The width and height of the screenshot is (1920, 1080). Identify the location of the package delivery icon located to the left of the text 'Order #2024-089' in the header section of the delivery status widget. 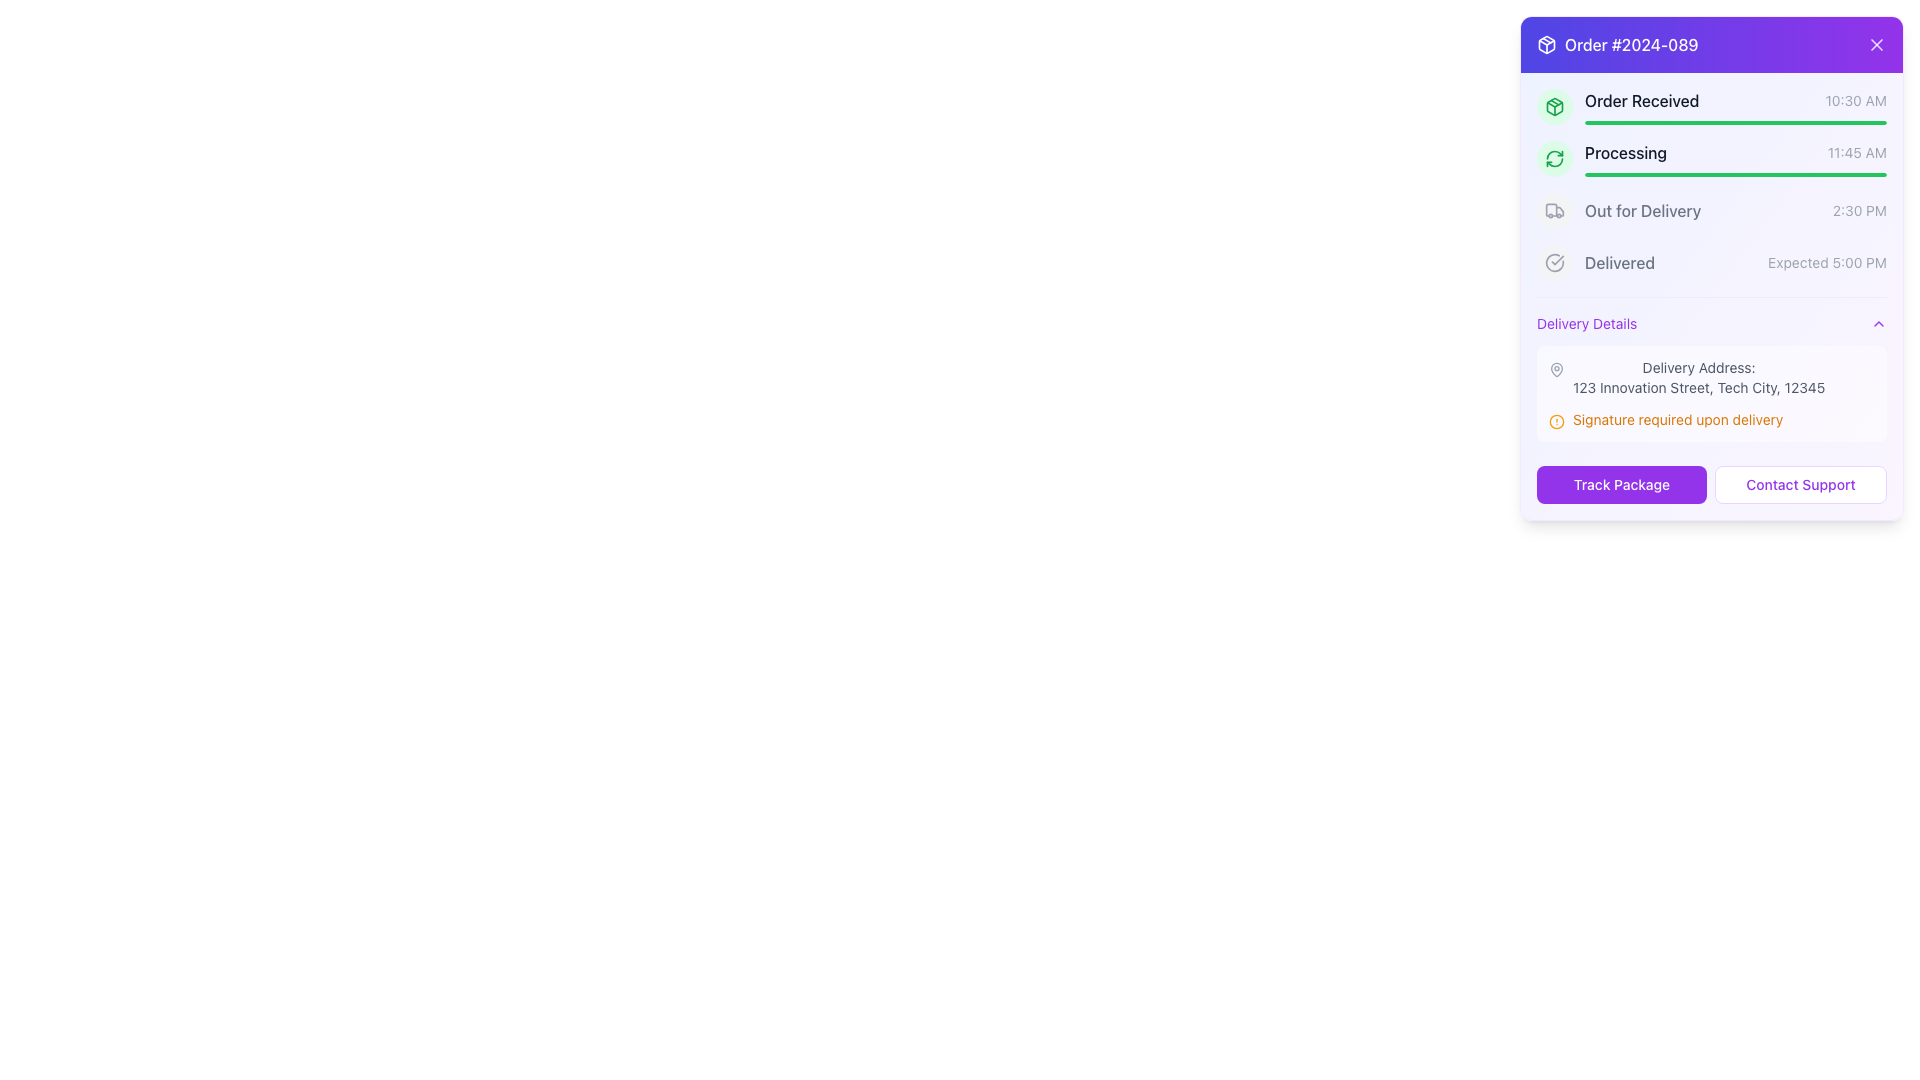
(1545, 45).